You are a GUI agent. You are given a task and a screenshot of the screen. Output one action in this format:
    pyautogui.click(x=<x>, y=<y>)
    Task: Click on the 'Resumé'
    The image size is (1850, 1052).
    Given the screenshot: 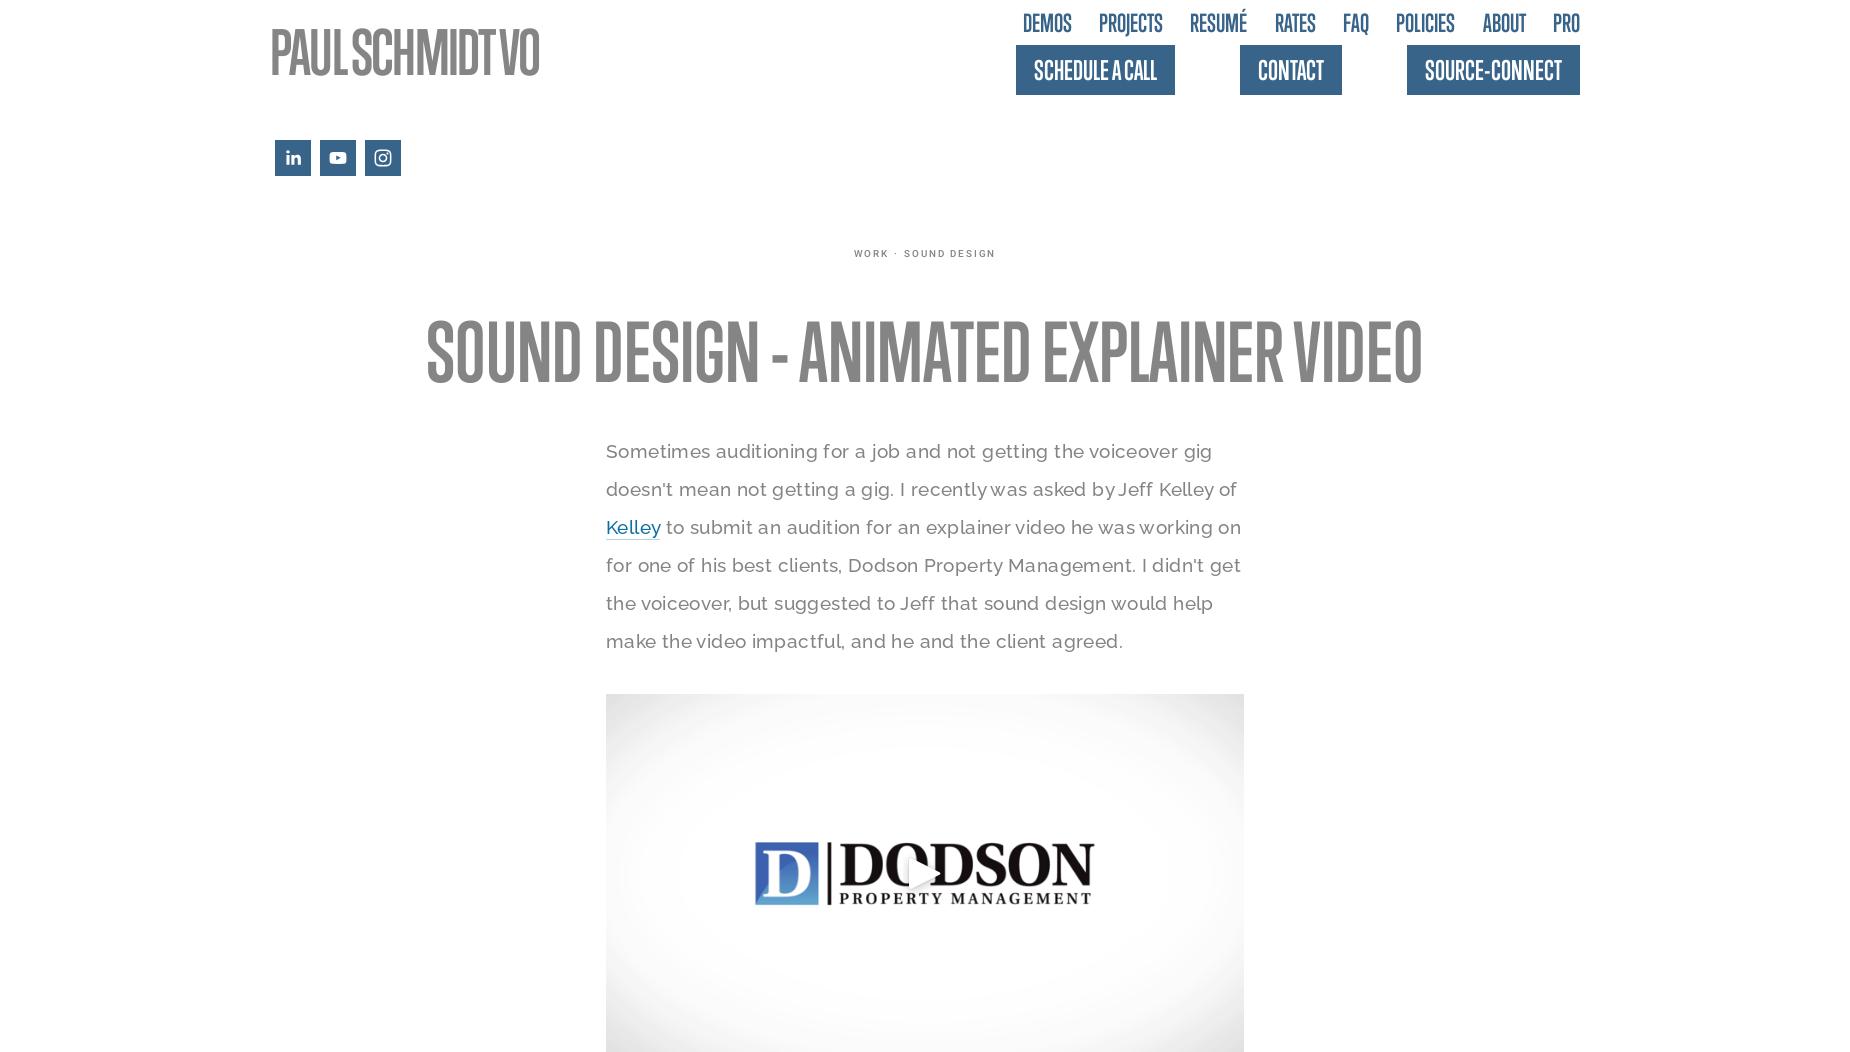 What is the action you would take?
    pyautogui.click(x=1217, y=22)
    